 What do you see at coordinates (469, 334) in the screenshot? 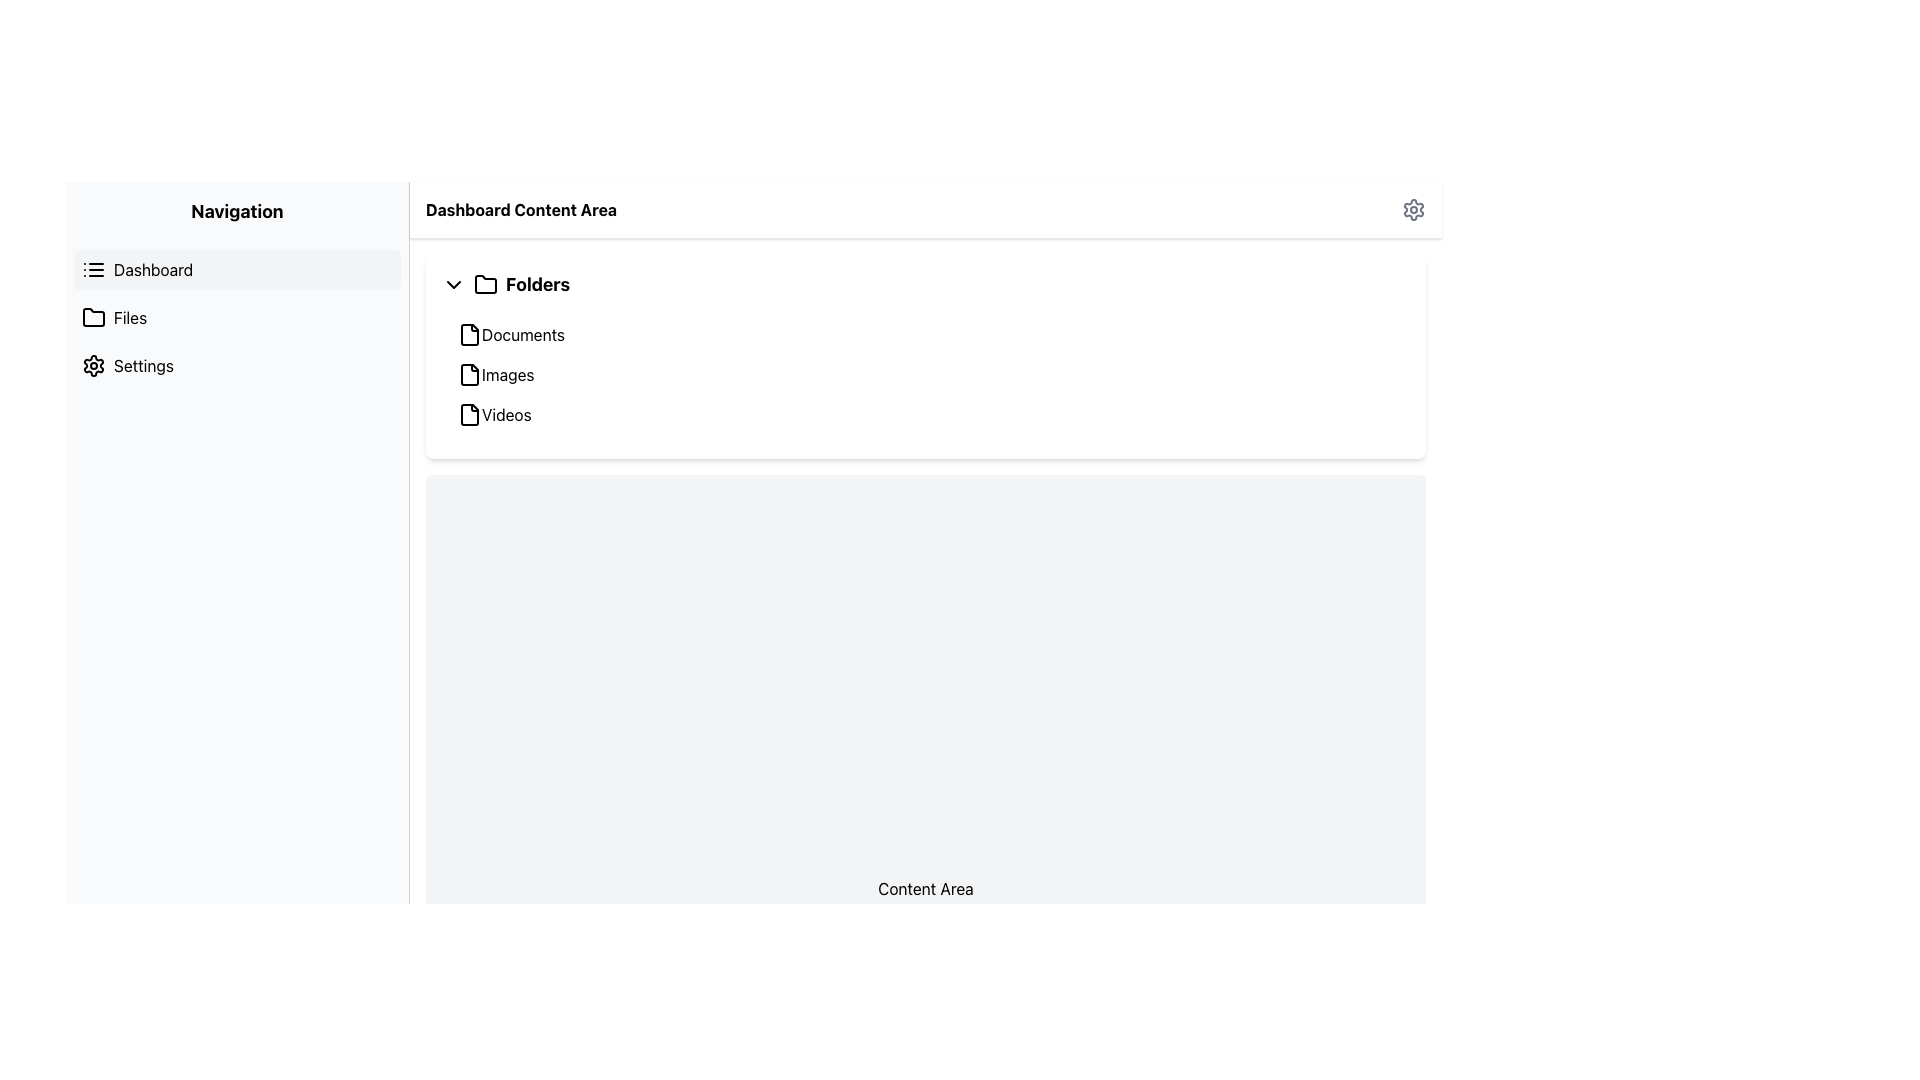
I see `the minimalist outline file document icon located beside the 'Documents' label in the folder list under the 'Folders' section of the Dashboard Content Area` at bounding box center [469, 334].